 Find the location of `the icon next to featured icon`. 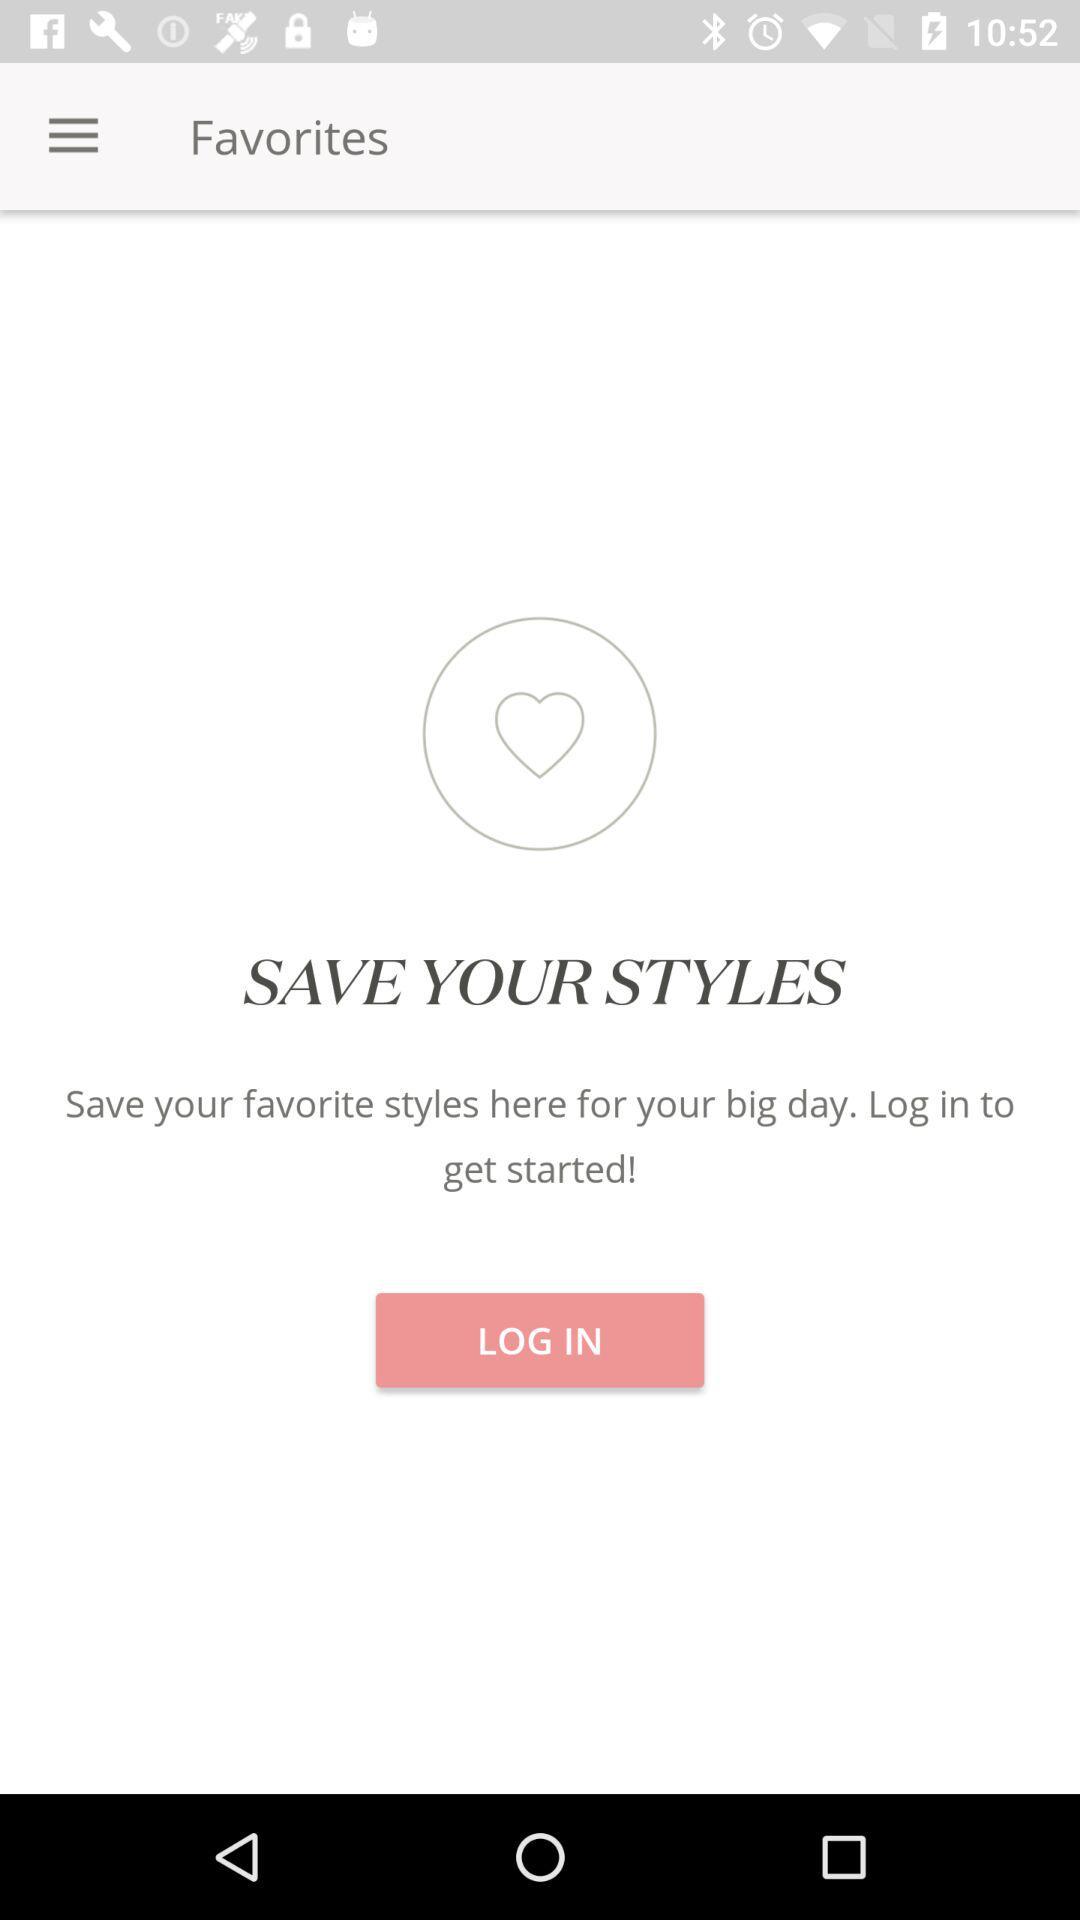

the icon next to featured icon is located at coordinates (898, 279).